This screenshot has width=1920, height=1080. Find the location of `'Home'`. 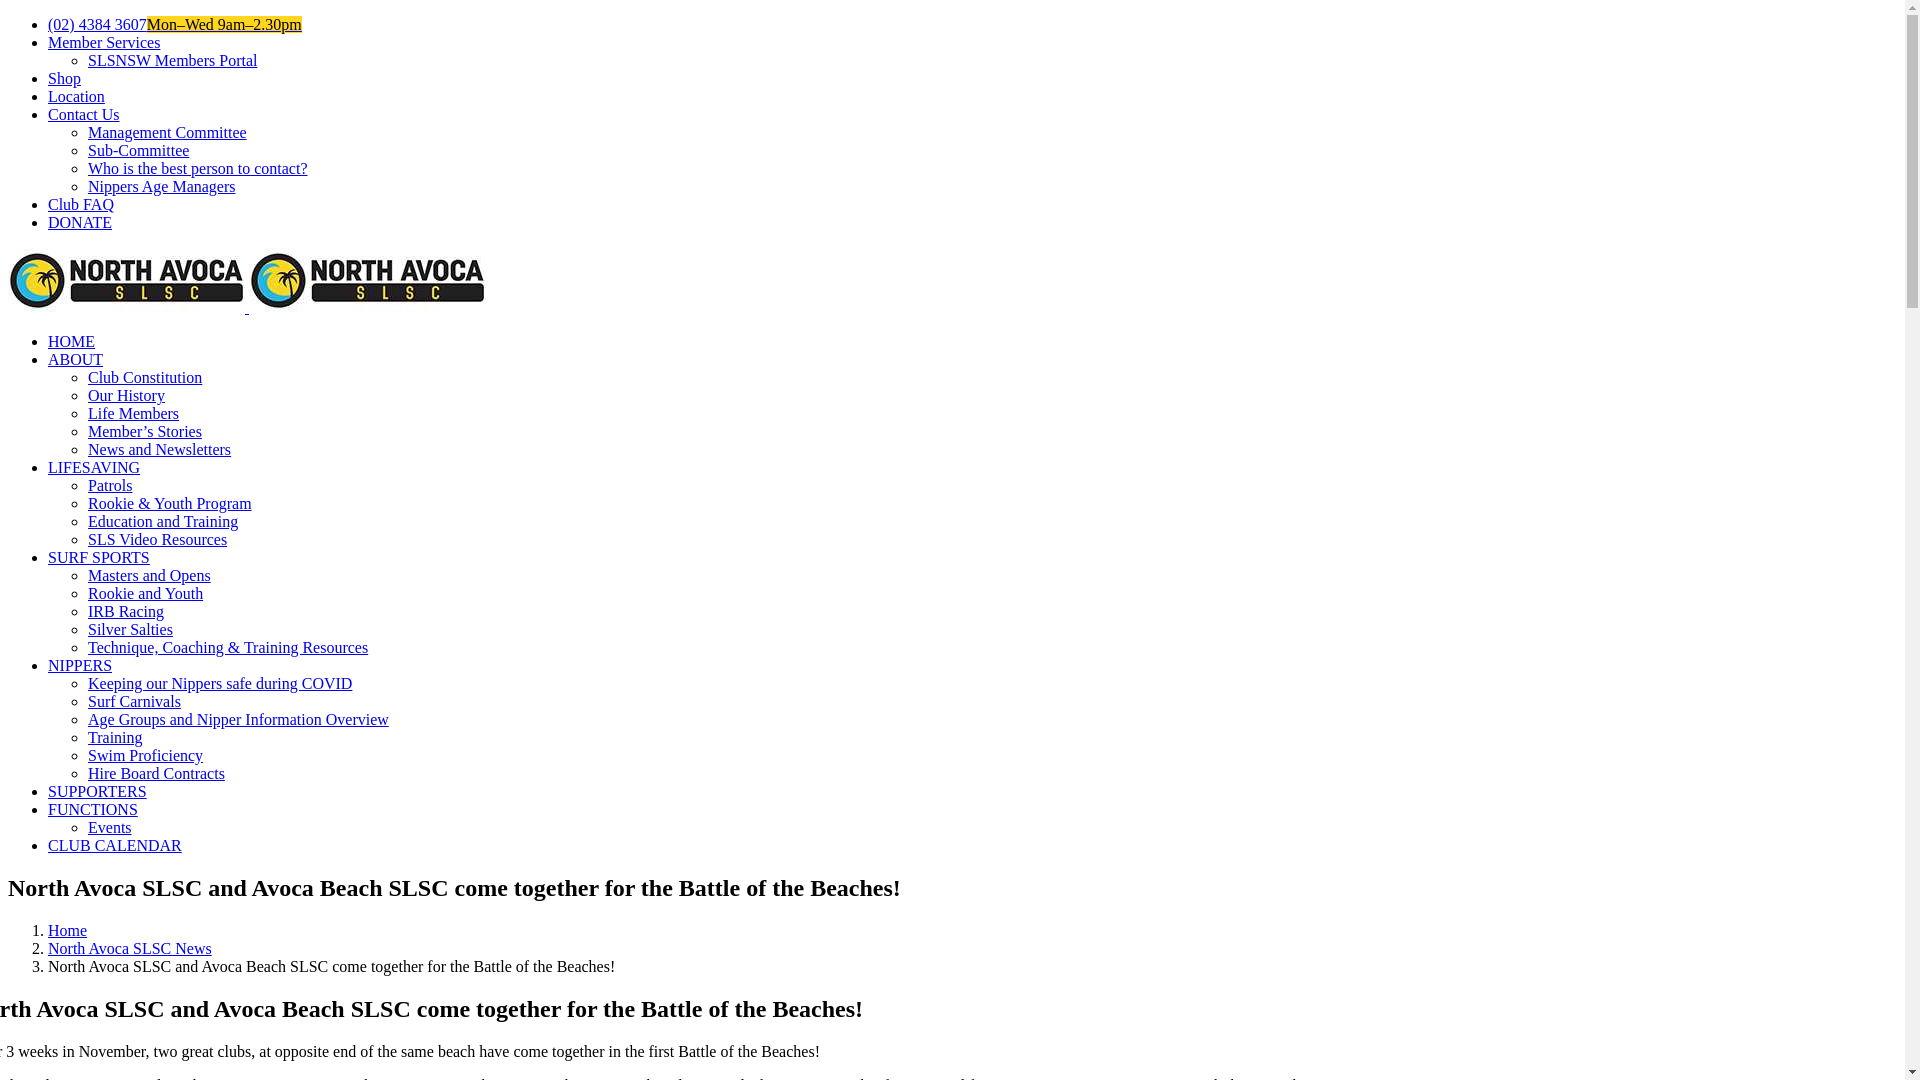

'Home' is located at coordinates (48, 930).